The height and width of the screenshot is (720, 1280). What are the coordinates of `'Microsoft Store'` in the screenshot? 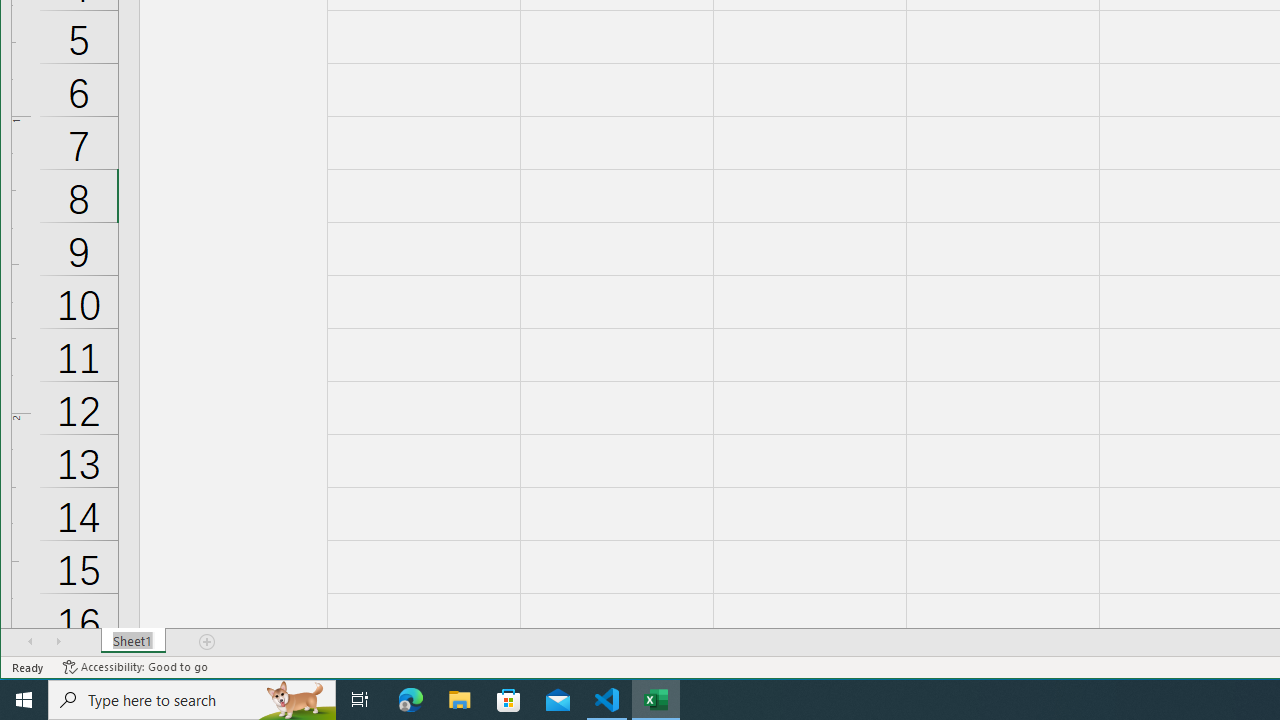 It's located at (509, 698).